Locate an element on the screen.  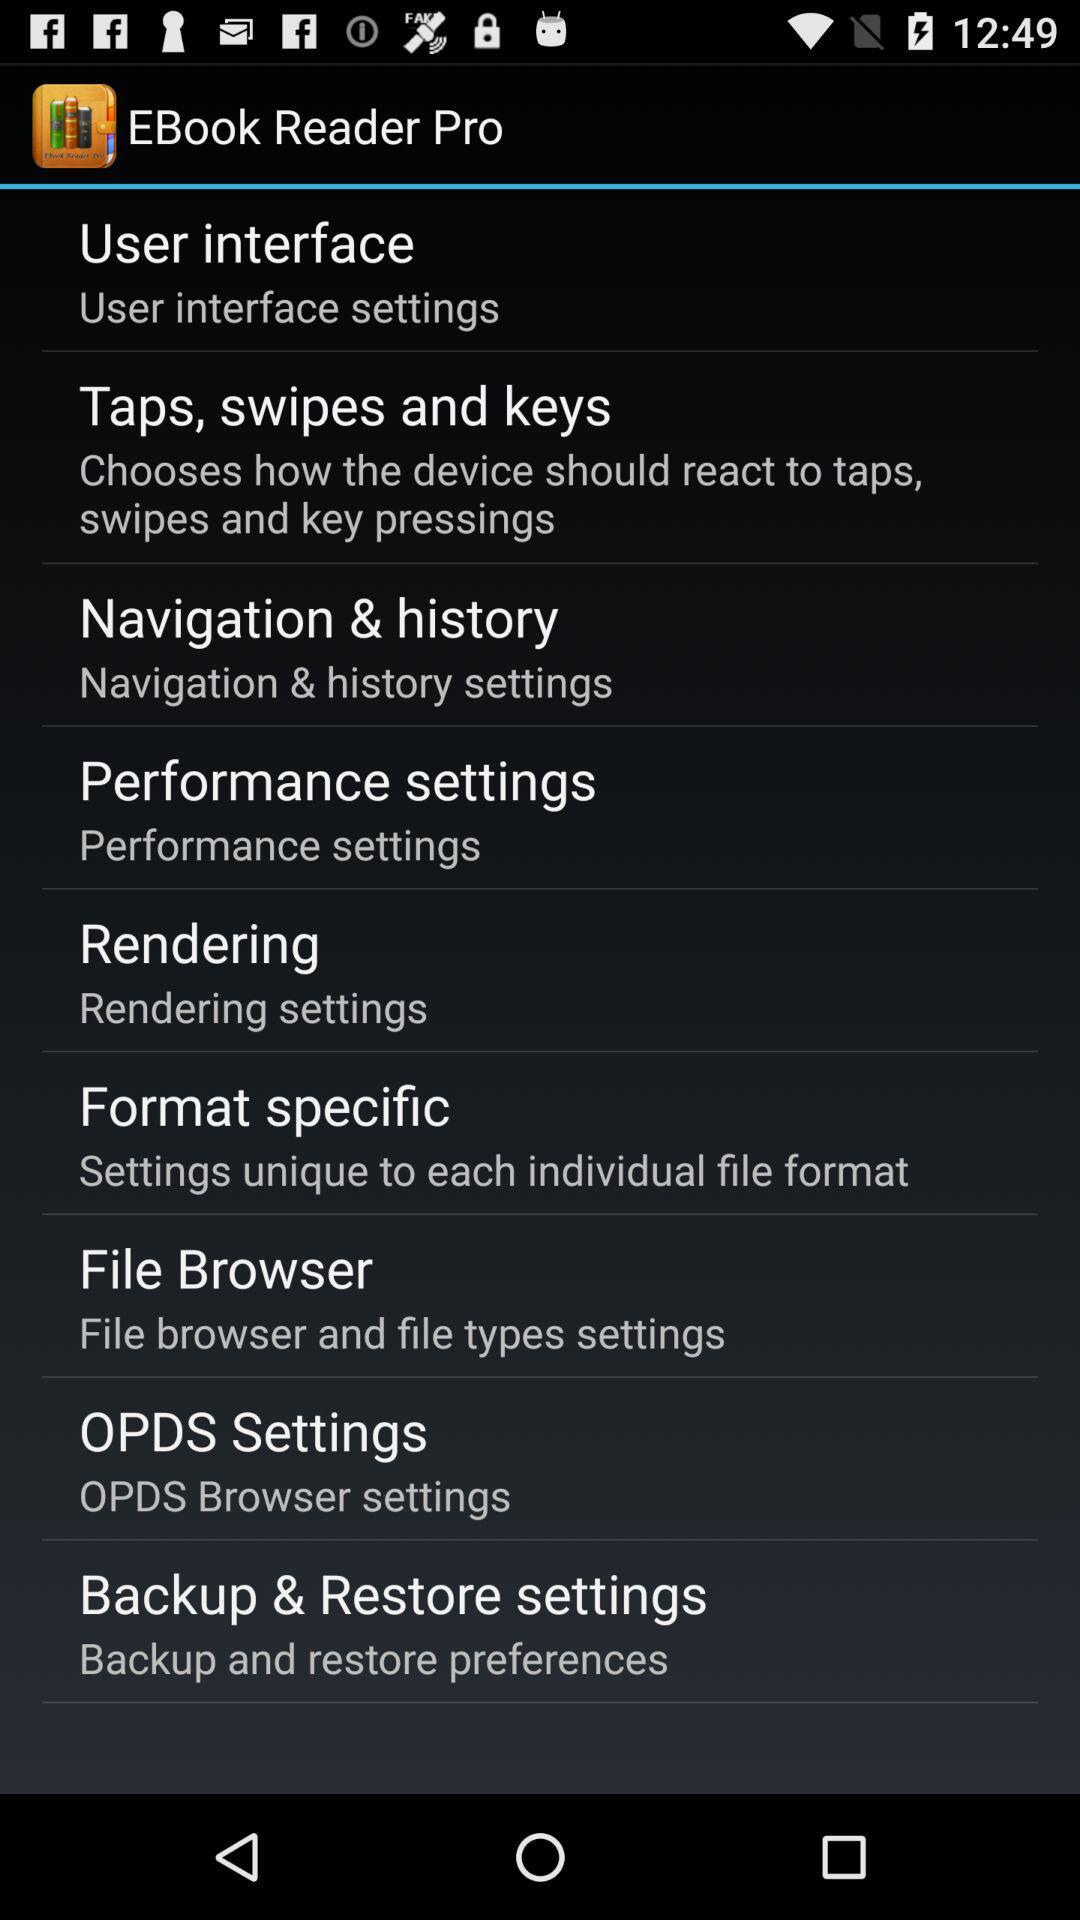
format specific icon is located at coordinates (263, 1103).